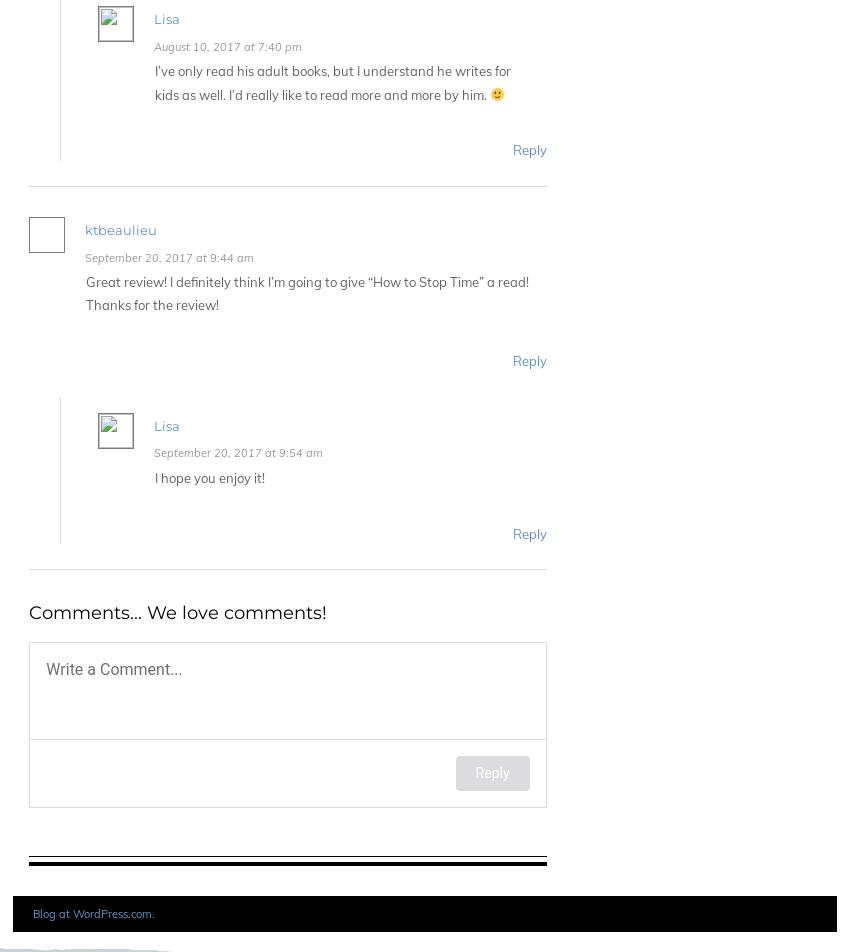  I want to click on 'September 20, 2017 at 9:44 am', so click(85, 257).